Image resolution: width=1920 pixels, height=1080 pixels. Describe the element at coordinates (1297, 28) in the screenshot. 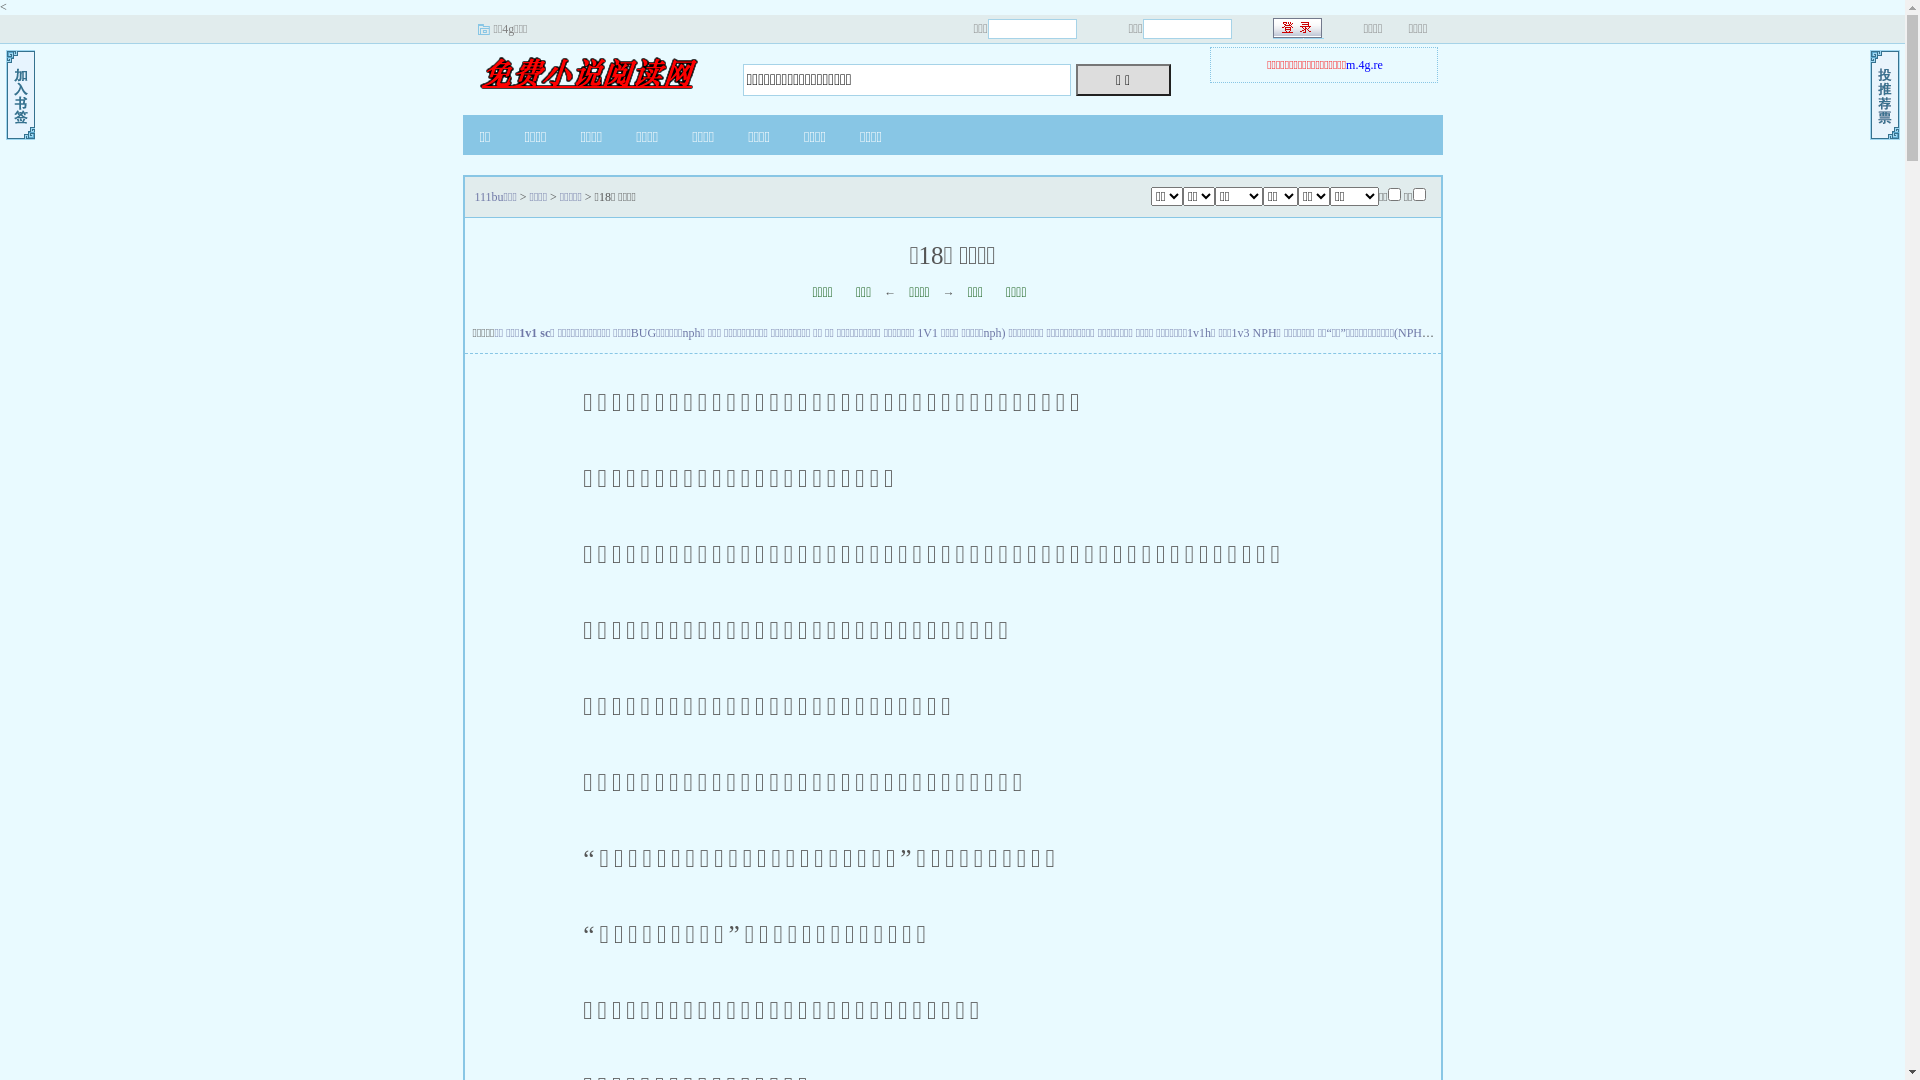

I see `' '` at that location.